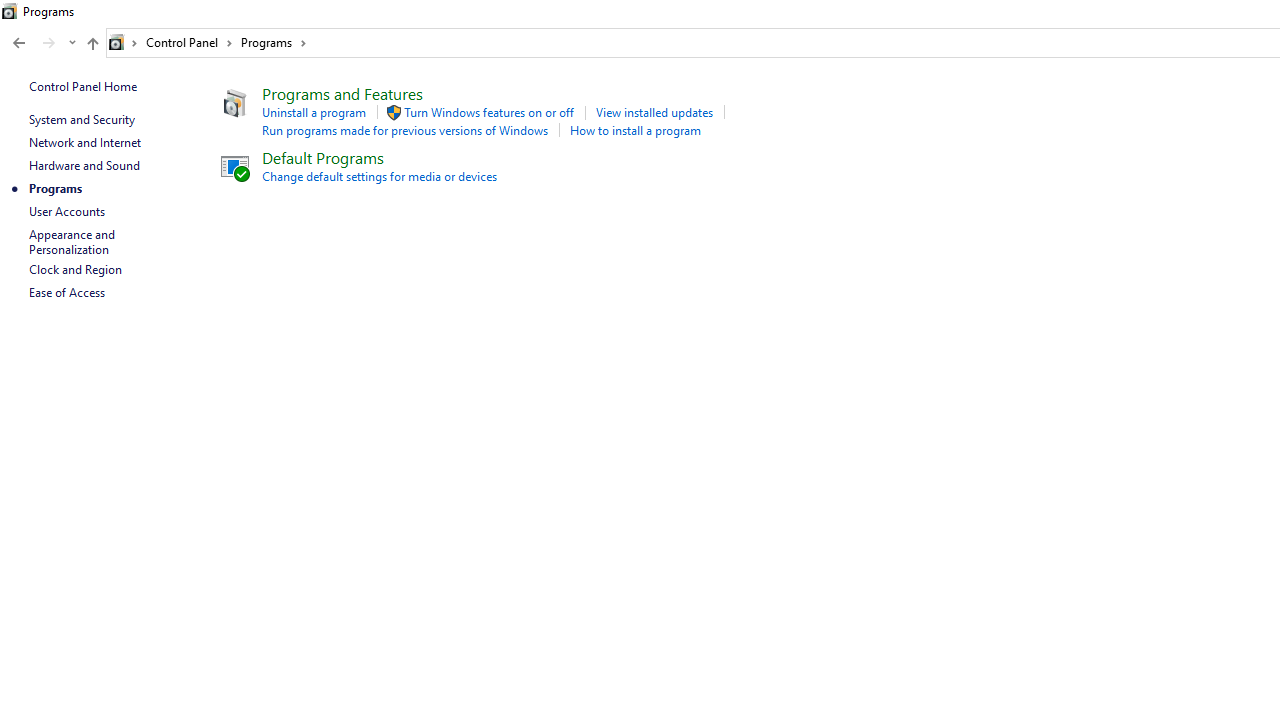 This screenshot has width=1280, height=720. I want to click on 'Forward (Alt + Right Arrow)', so click(49, 43).